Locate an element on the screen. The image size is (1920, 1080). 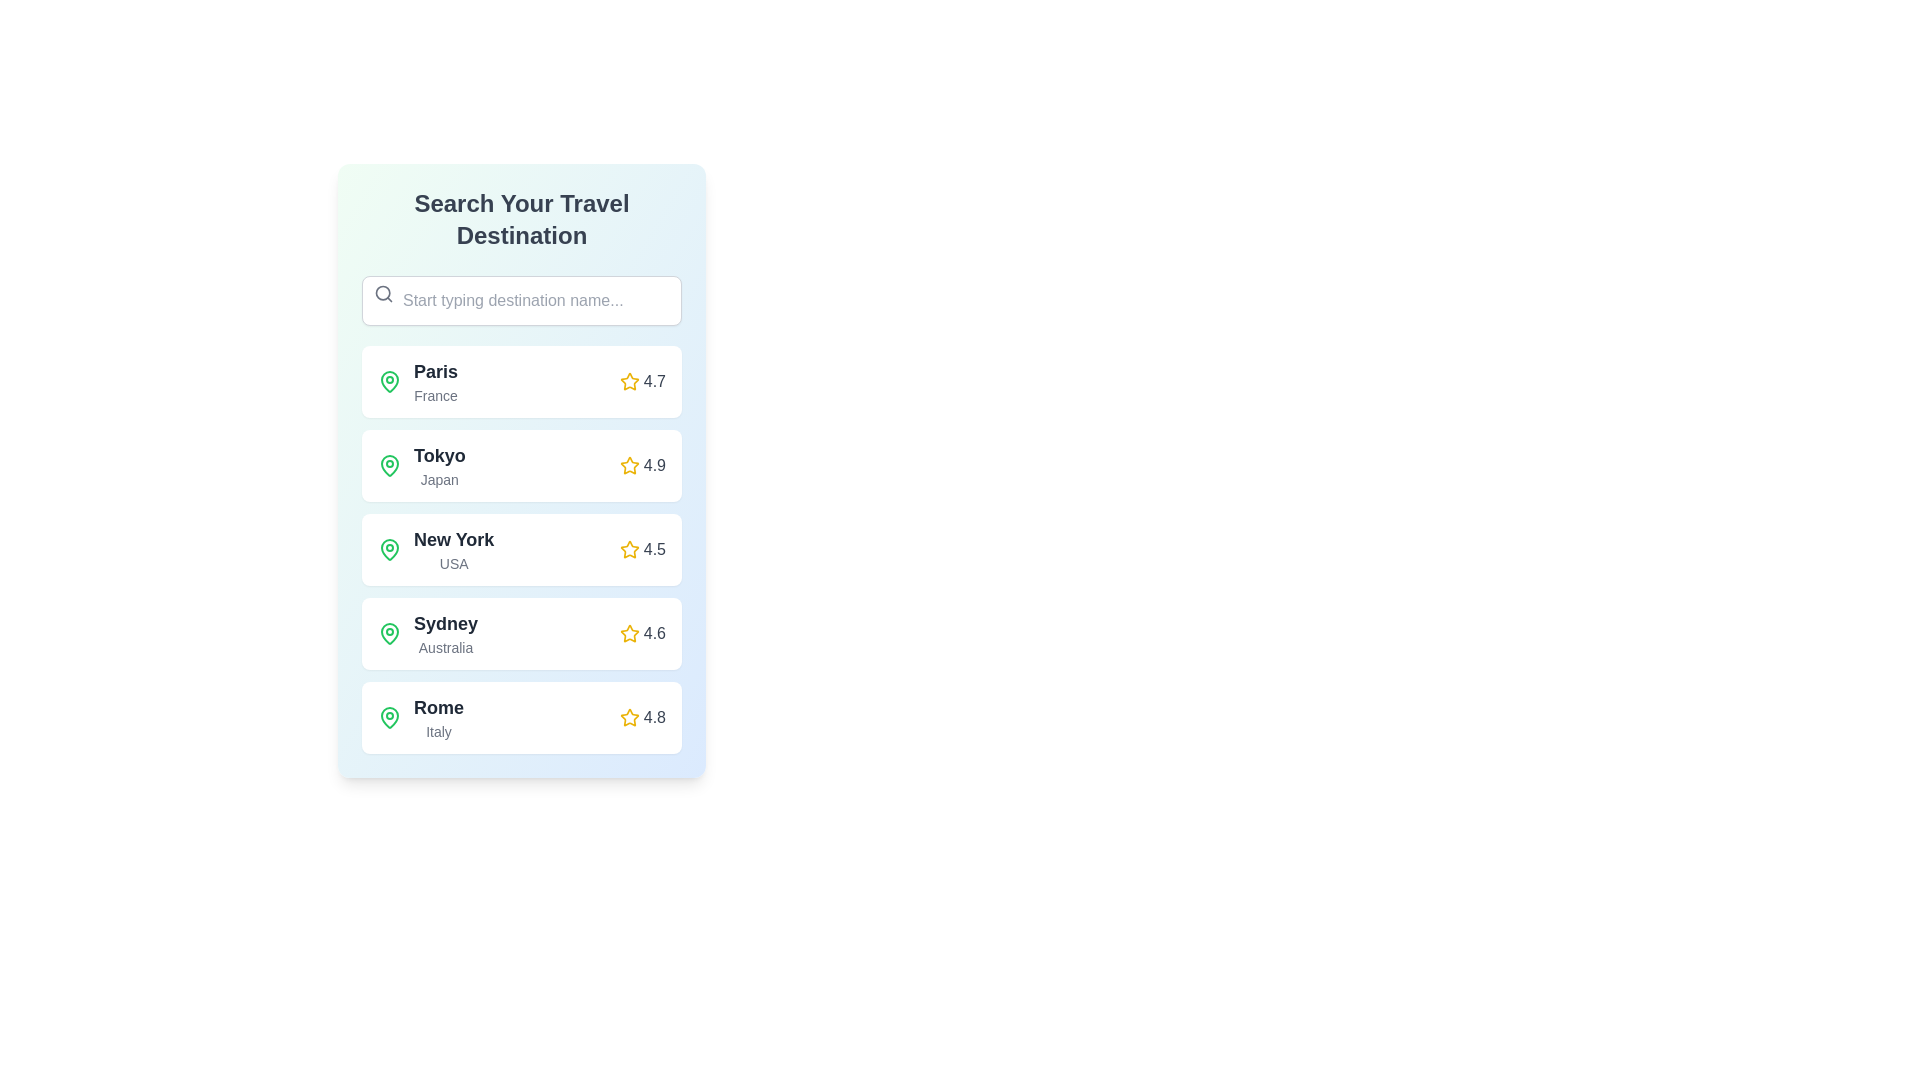
the travel destination list item featuring a green map pin icon, with the city name 'New York' in bold and the country name 'USA' underneath is located at coordinates (435, 550).